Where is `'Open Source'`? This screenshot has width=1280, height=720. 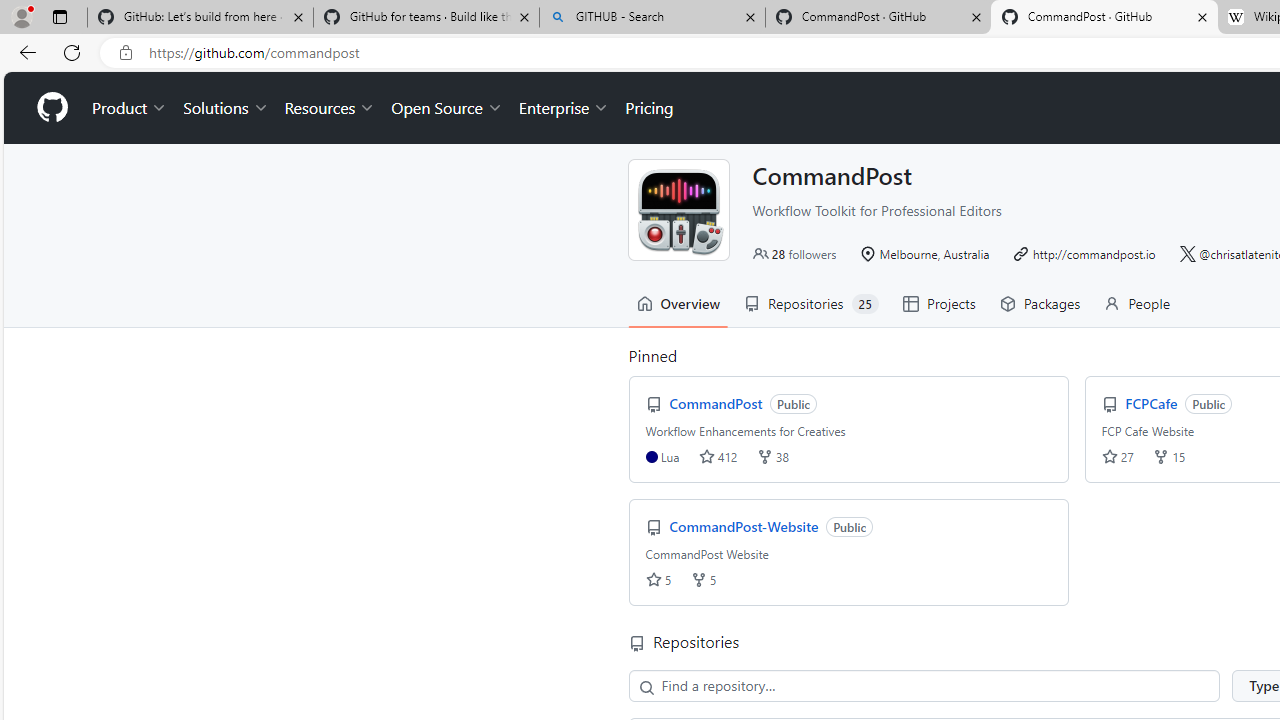 'Open Source' is located at coordinates (445, 108).